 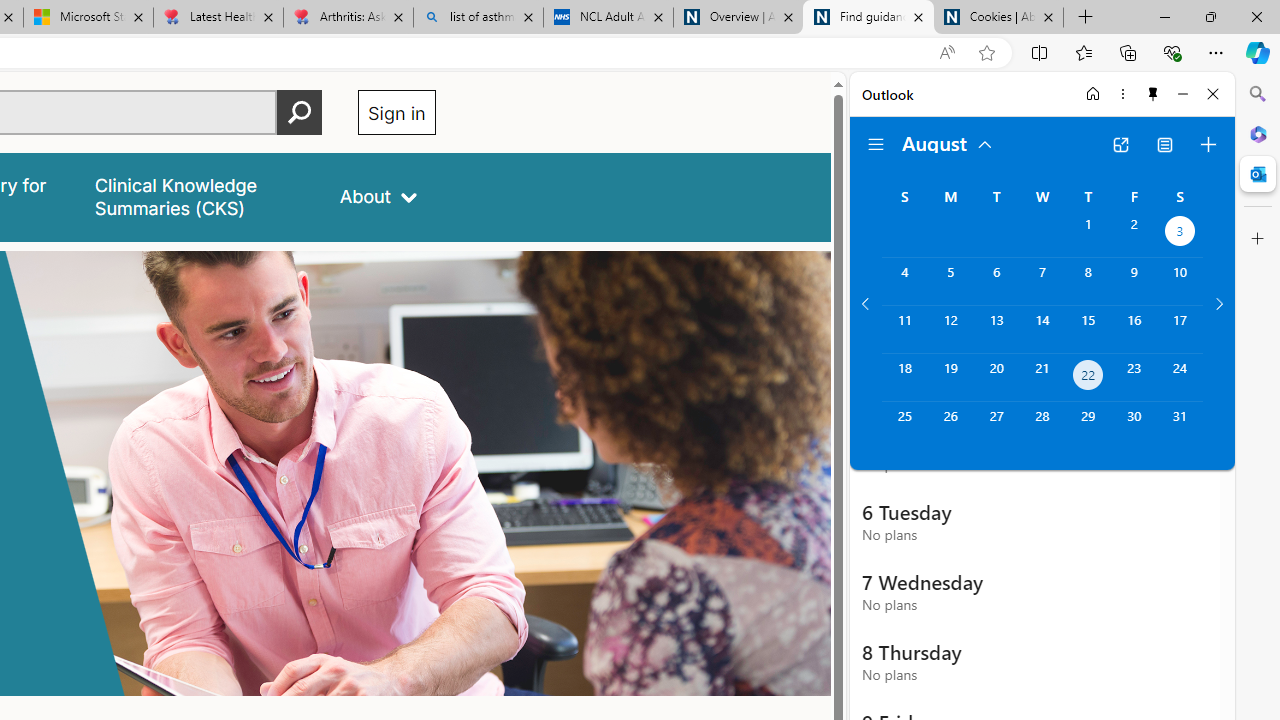 I want to click on 'Tuesday, August 6, 2024. ', so click(x=996, y=281).